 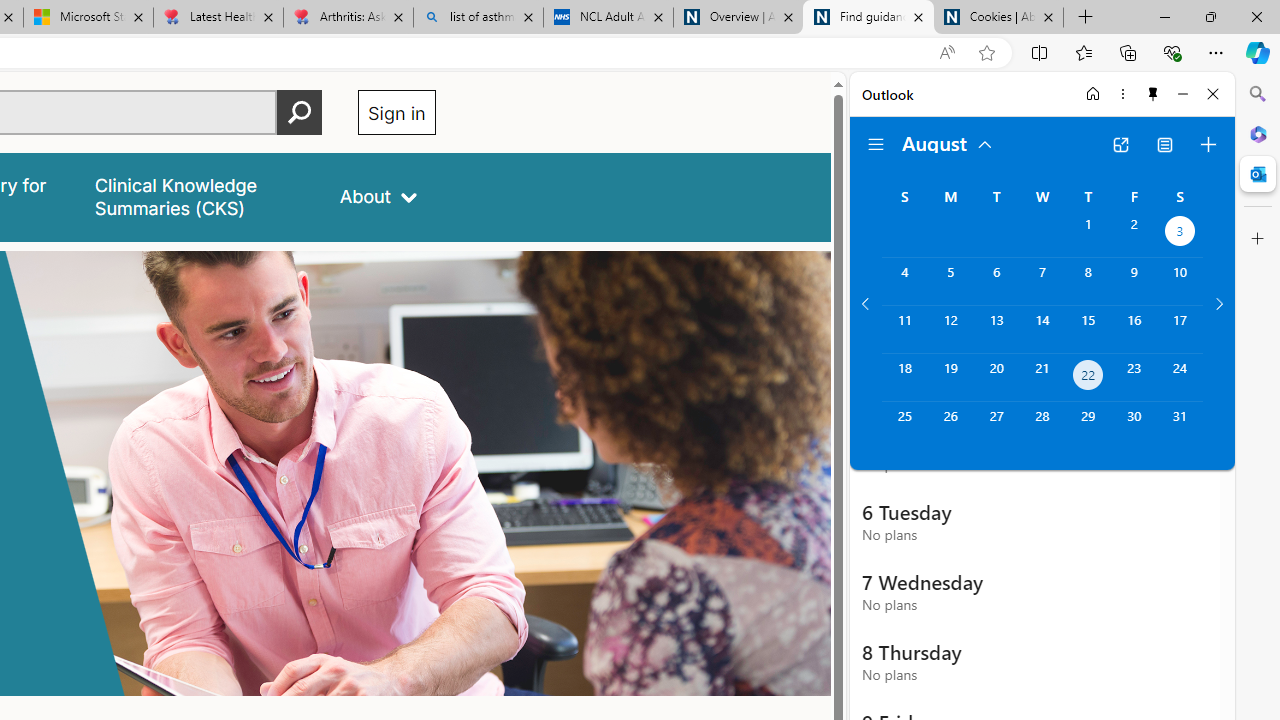 I want to click on 'Tuesday, August 6, 2024. ', so click(x=996, y=281).